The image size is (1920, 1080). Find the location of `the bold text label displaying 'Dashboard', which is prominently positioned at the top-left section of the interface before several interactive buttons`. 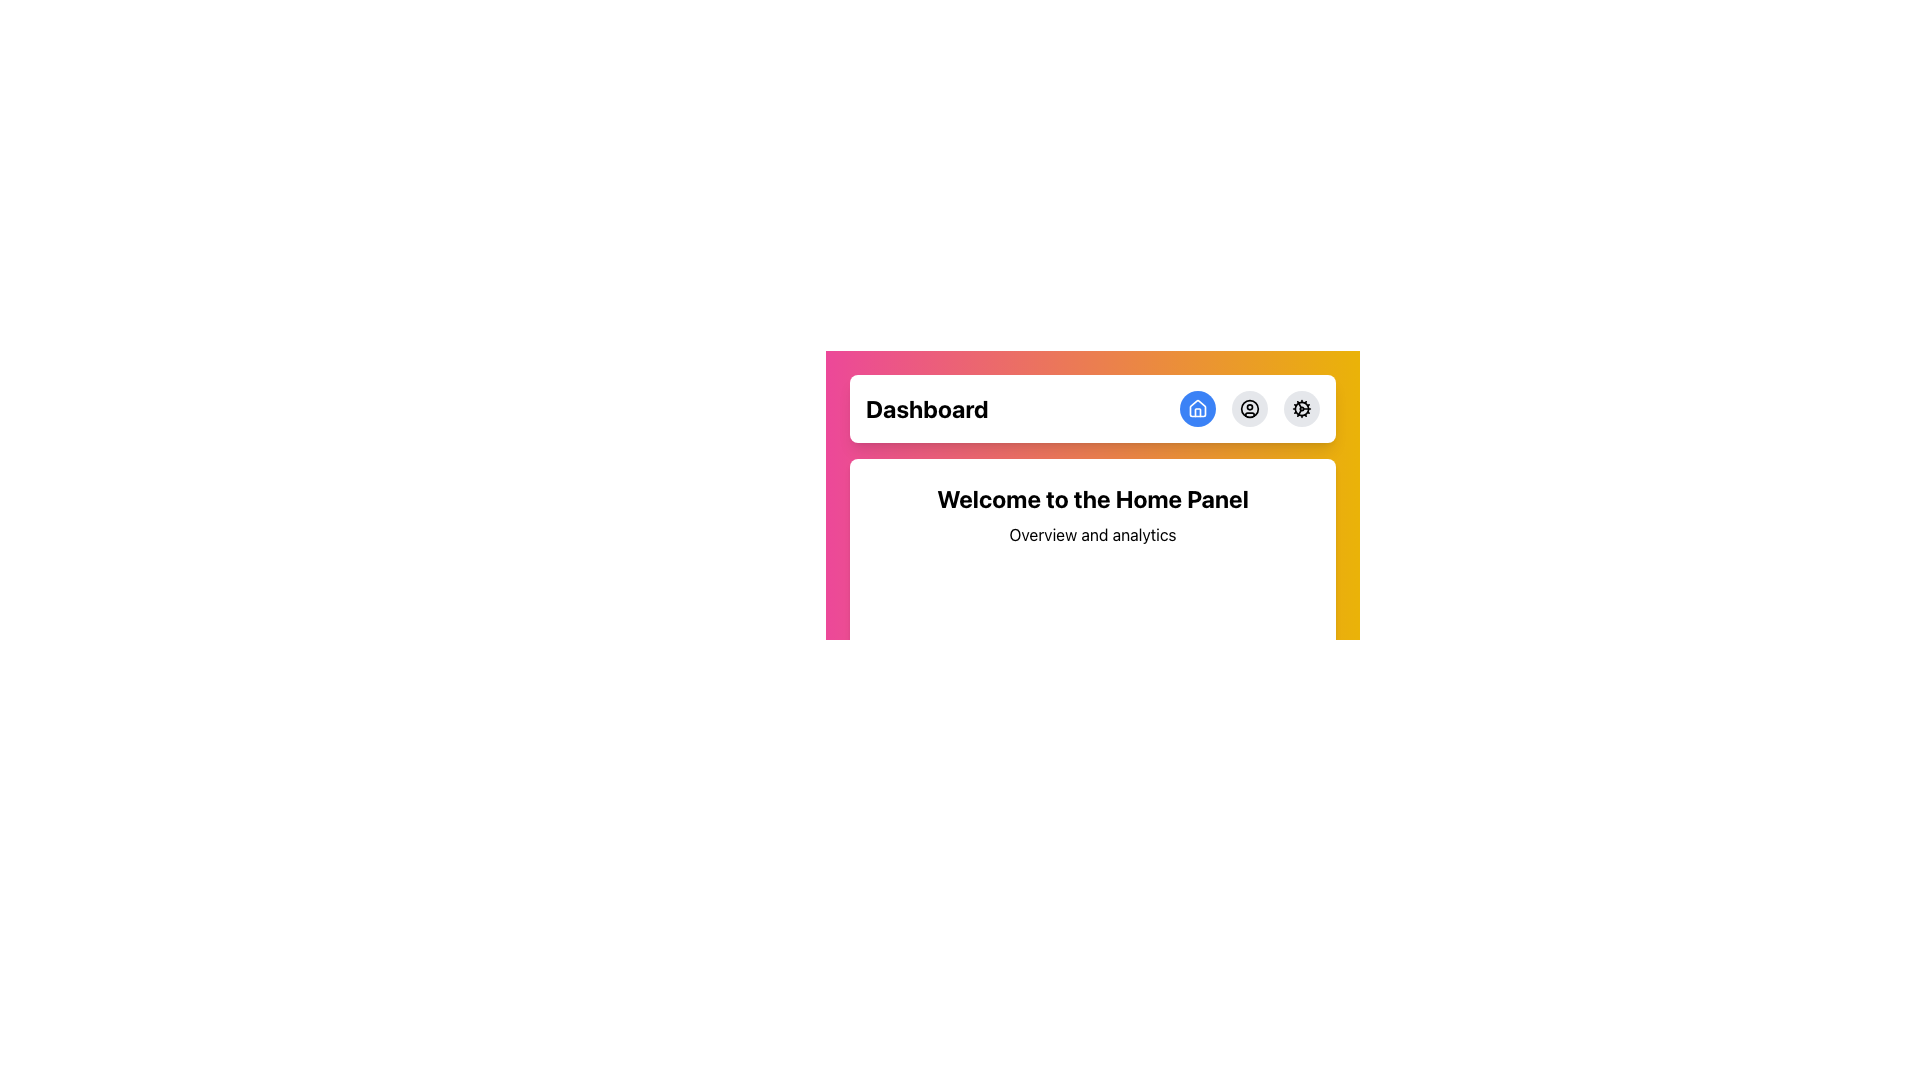

the bold text label displaying 'Dashboard', which is prominently positioned at the top-left section of the interface before several interactive buttons is located at coordinates (926, 407).